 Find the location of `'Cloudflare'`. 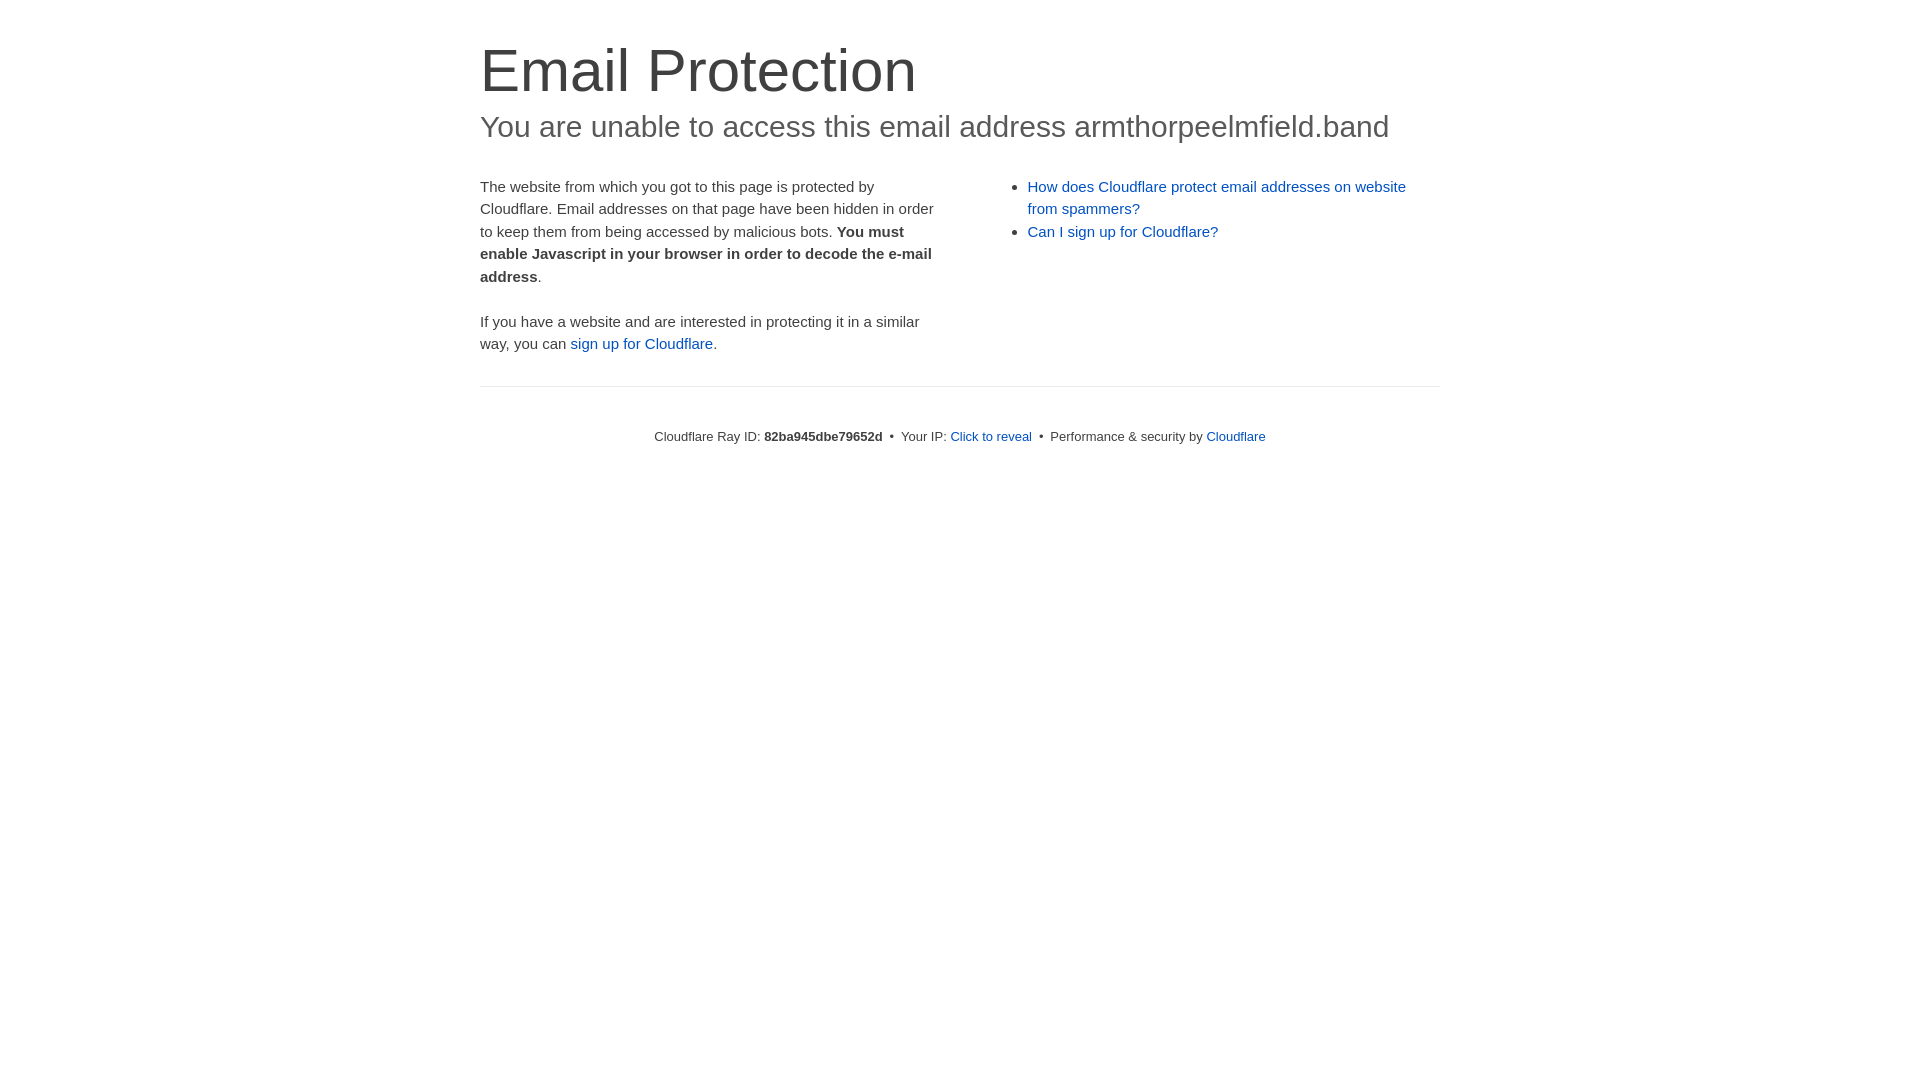

'Cloudflare' is located at coordinates (1234, 435).